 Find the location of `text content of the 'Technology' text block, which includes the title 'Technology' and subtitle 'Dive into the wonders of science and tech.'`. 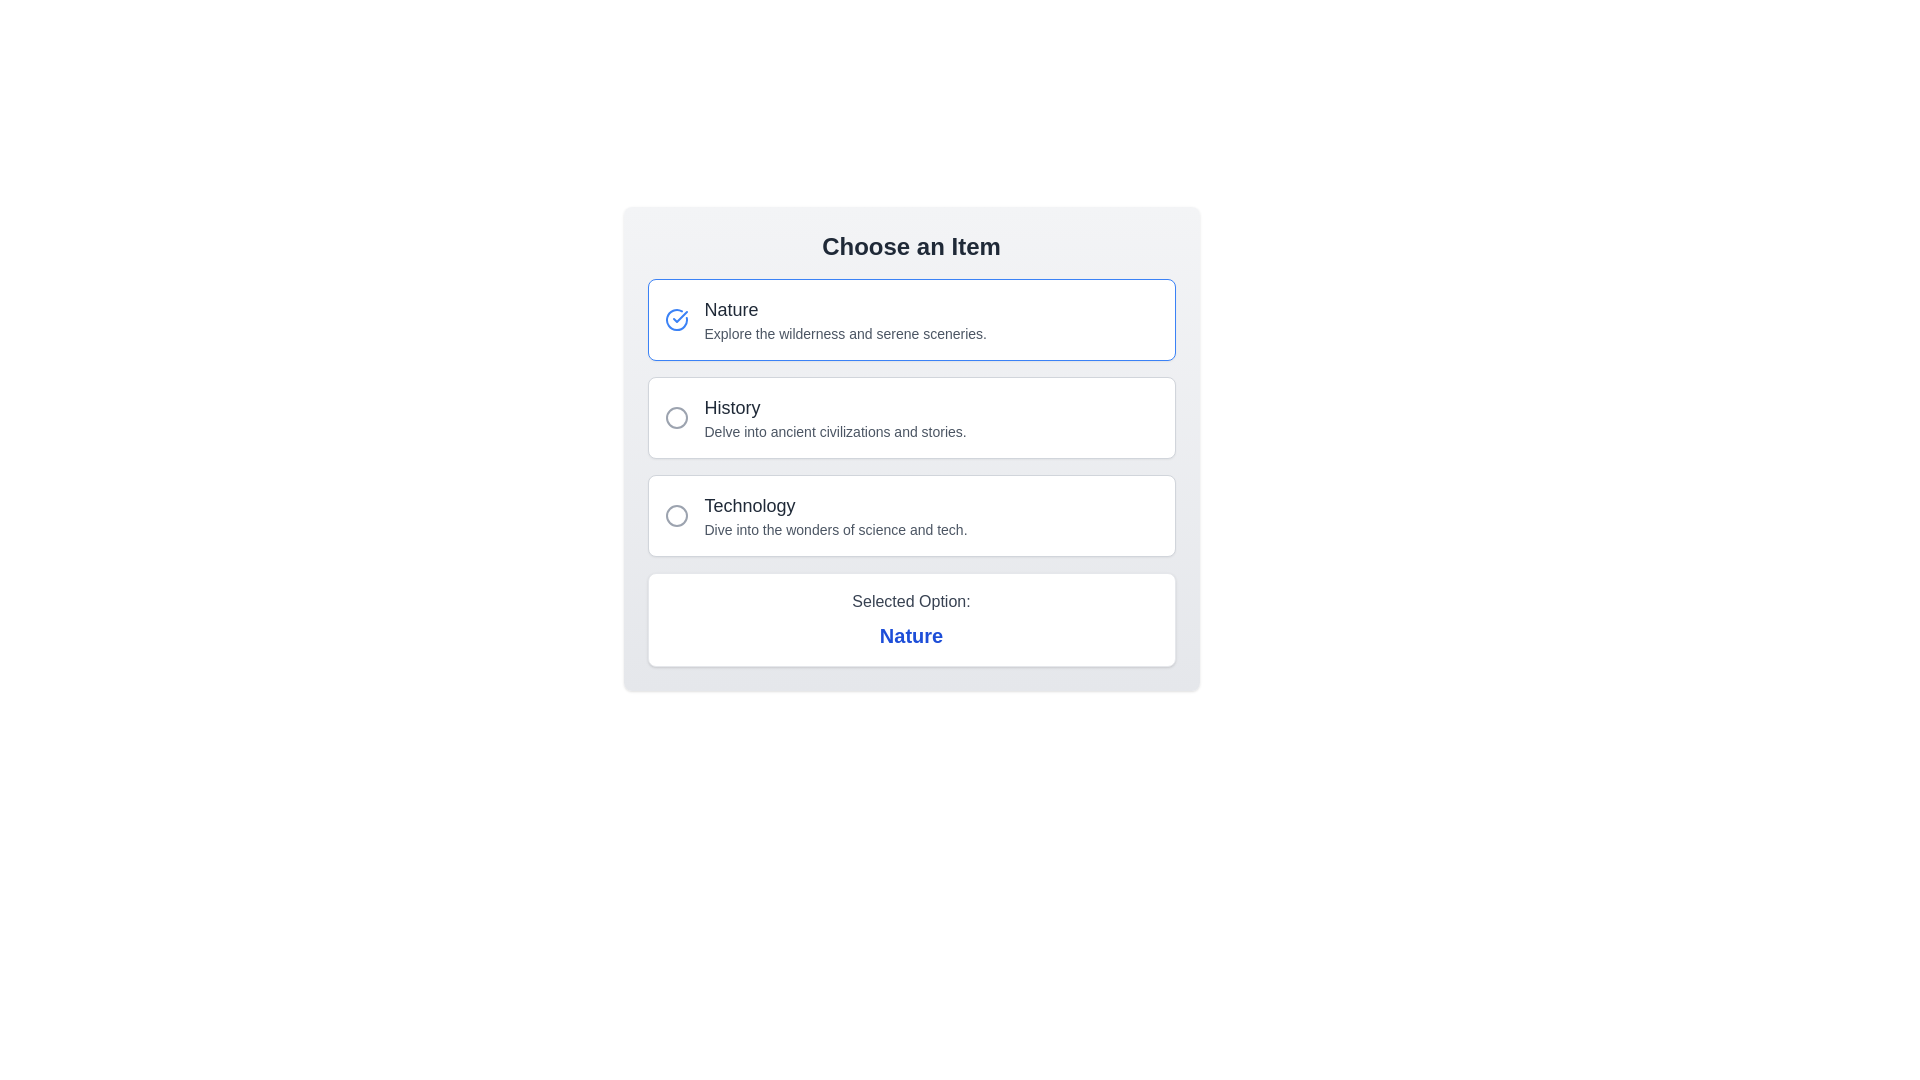

text content of the 'Technology' text block, which includes the title 'Technology' and subtitle 'Dive into the wonders of science and tech.' is located at coordinates (835, 515).